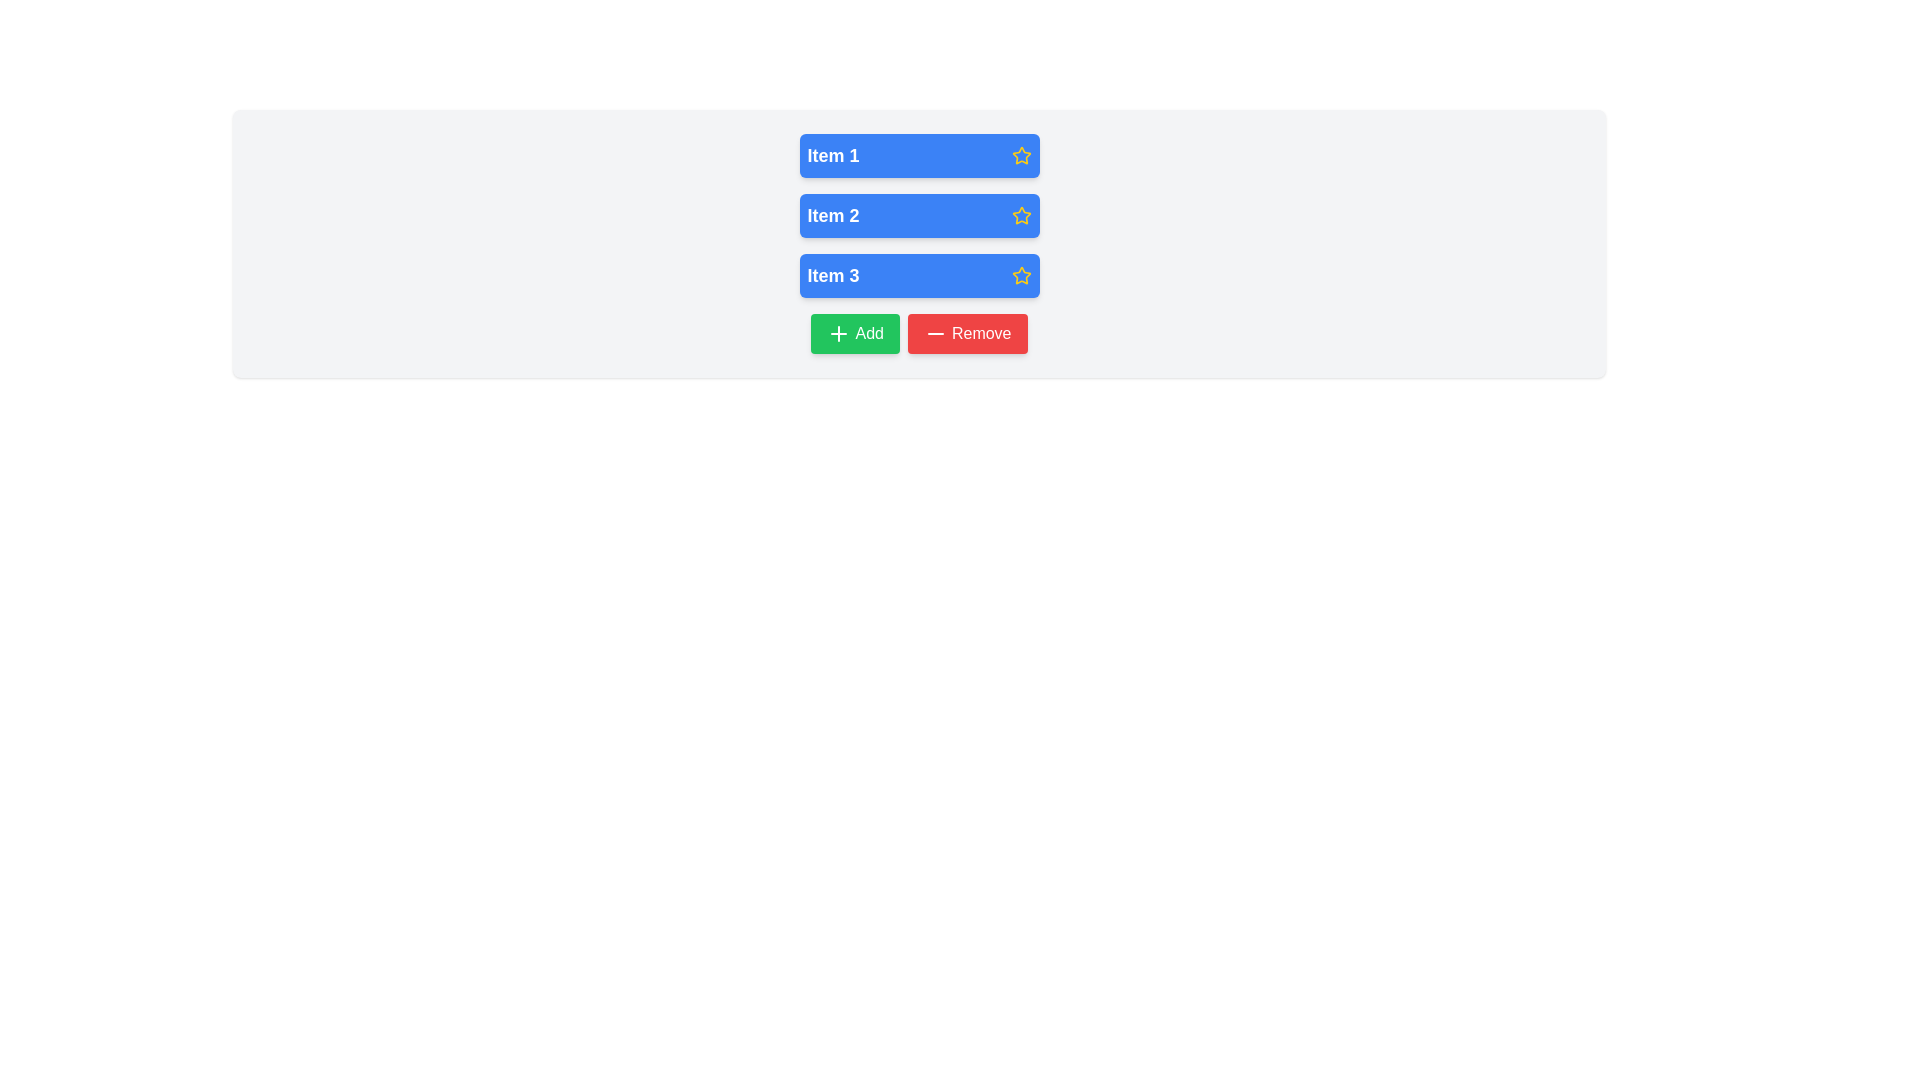  What do you see at coordinates (918, 216) in the screenshot?
I see `the second item in a vertical list of three items, which is positioned below 'Item 1' and above 'Item 3'` at bounding box center [918, 216].